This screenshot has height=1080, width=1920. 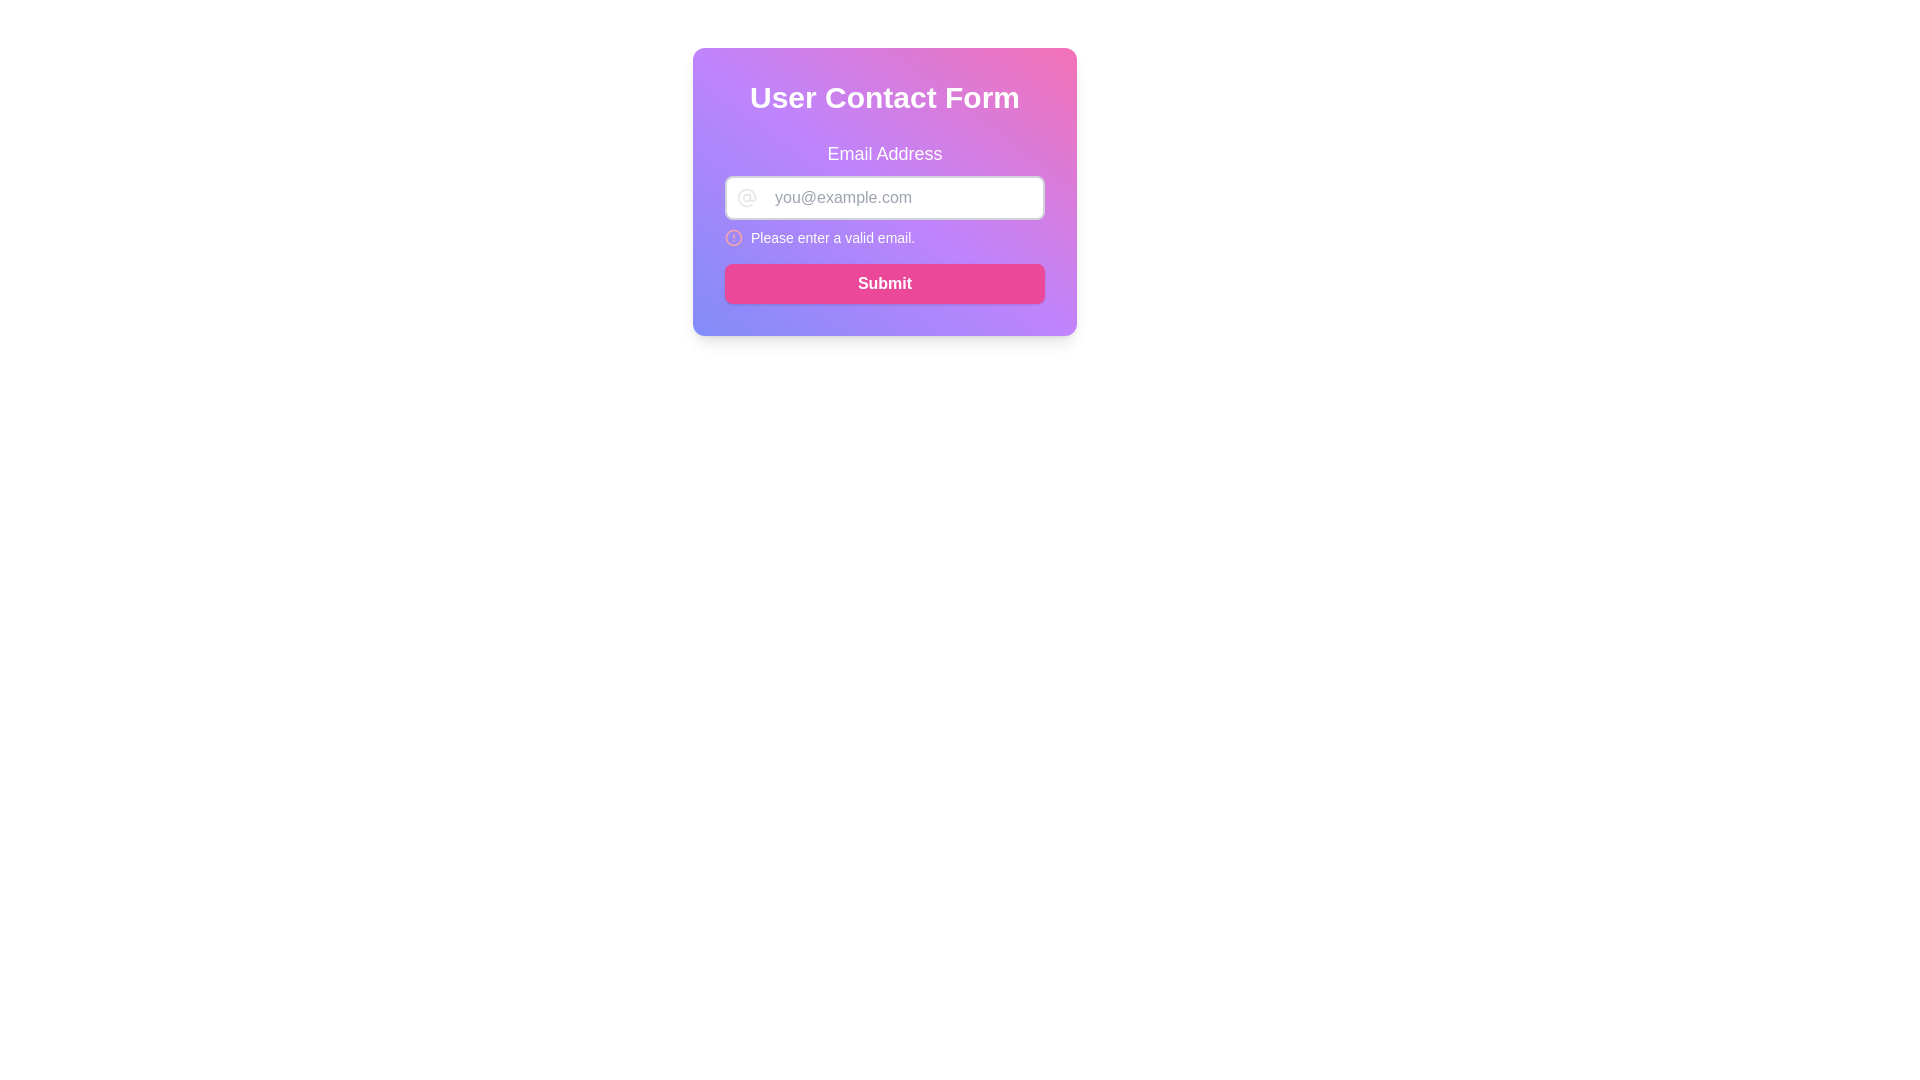 I want to click on the email input field, which is a rectangular text input with a light-gray border and a placeholder text 'you@example.com', to focus on it, so click(x=883, y=197).